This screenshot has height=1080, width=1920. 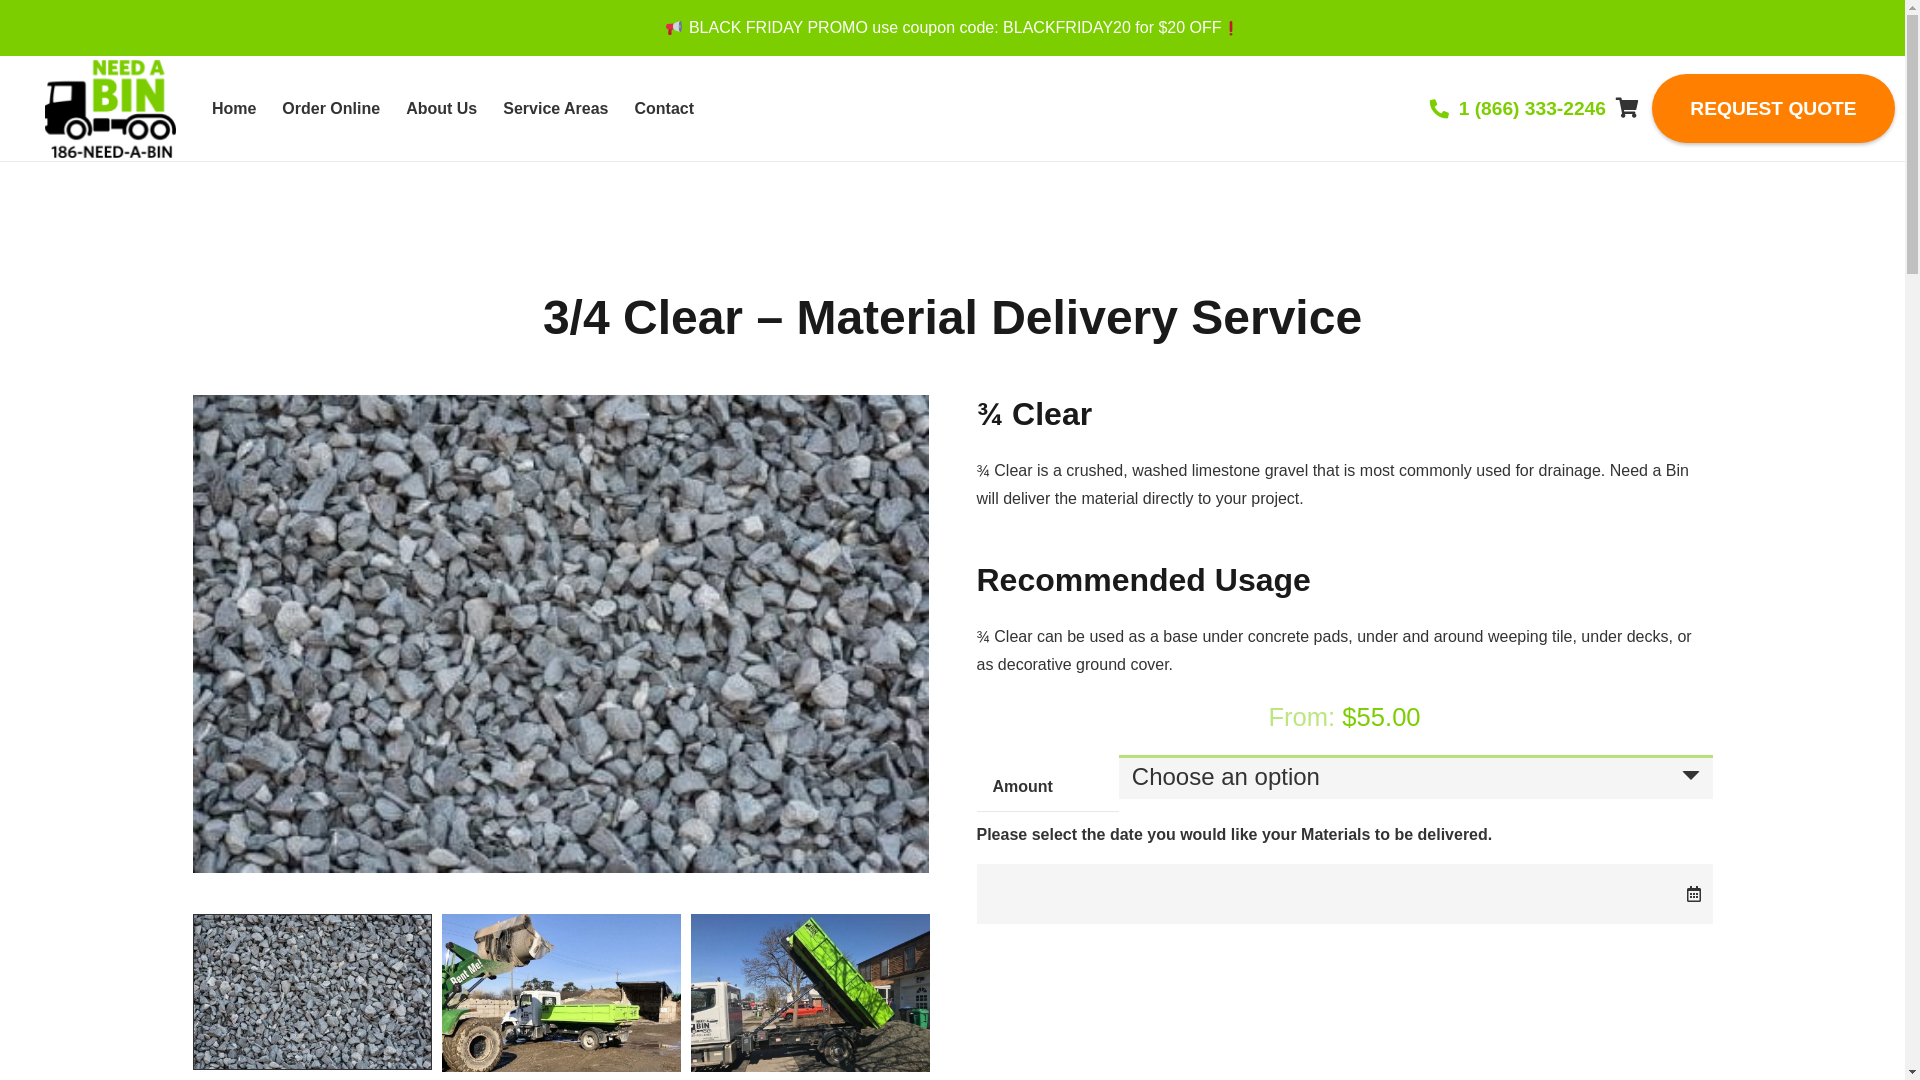 What do you see at coordinates (440, 108) in the screenshot?
I see `'About Us'` at bounding box center [440, 108].